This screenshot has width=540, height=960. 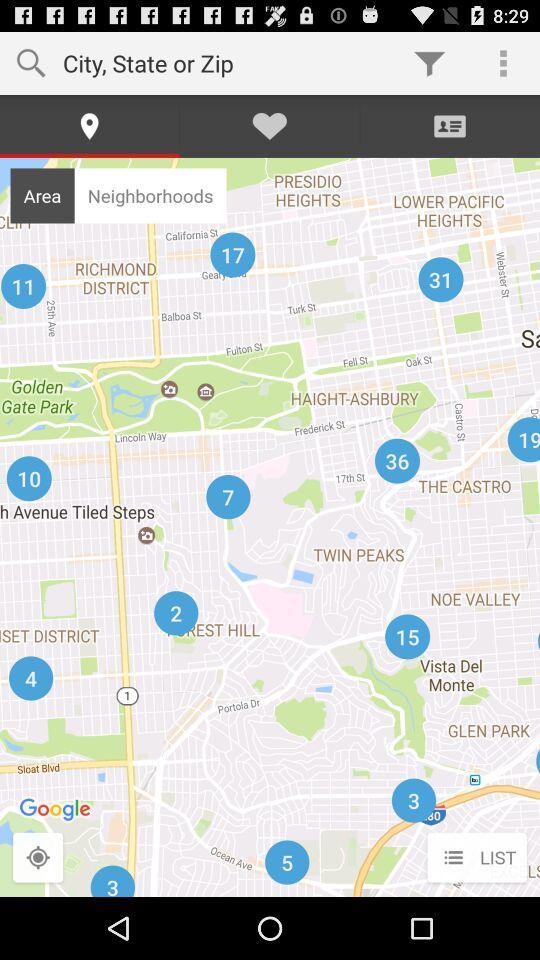 What do you see at coordinates (38, 857) in the screenshot?
I see `button next to the list` at bounding box center [38, 857].